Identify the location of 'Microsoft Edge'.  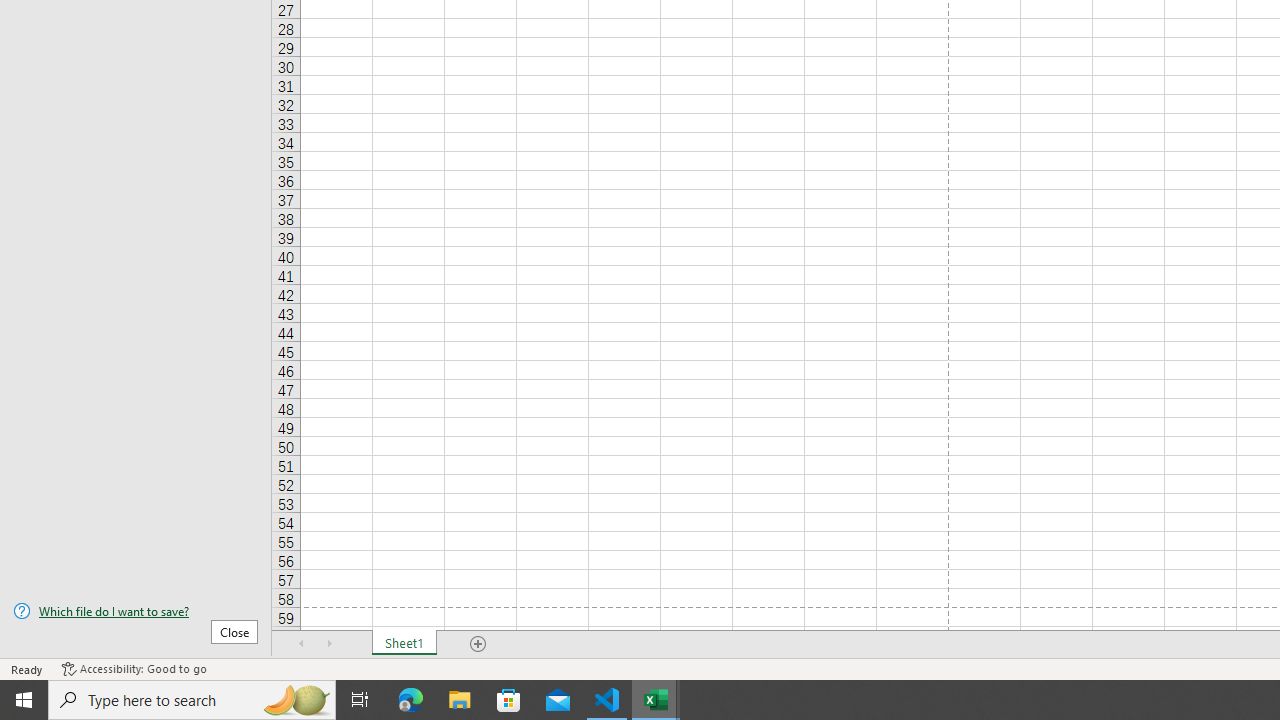
(410, 698).